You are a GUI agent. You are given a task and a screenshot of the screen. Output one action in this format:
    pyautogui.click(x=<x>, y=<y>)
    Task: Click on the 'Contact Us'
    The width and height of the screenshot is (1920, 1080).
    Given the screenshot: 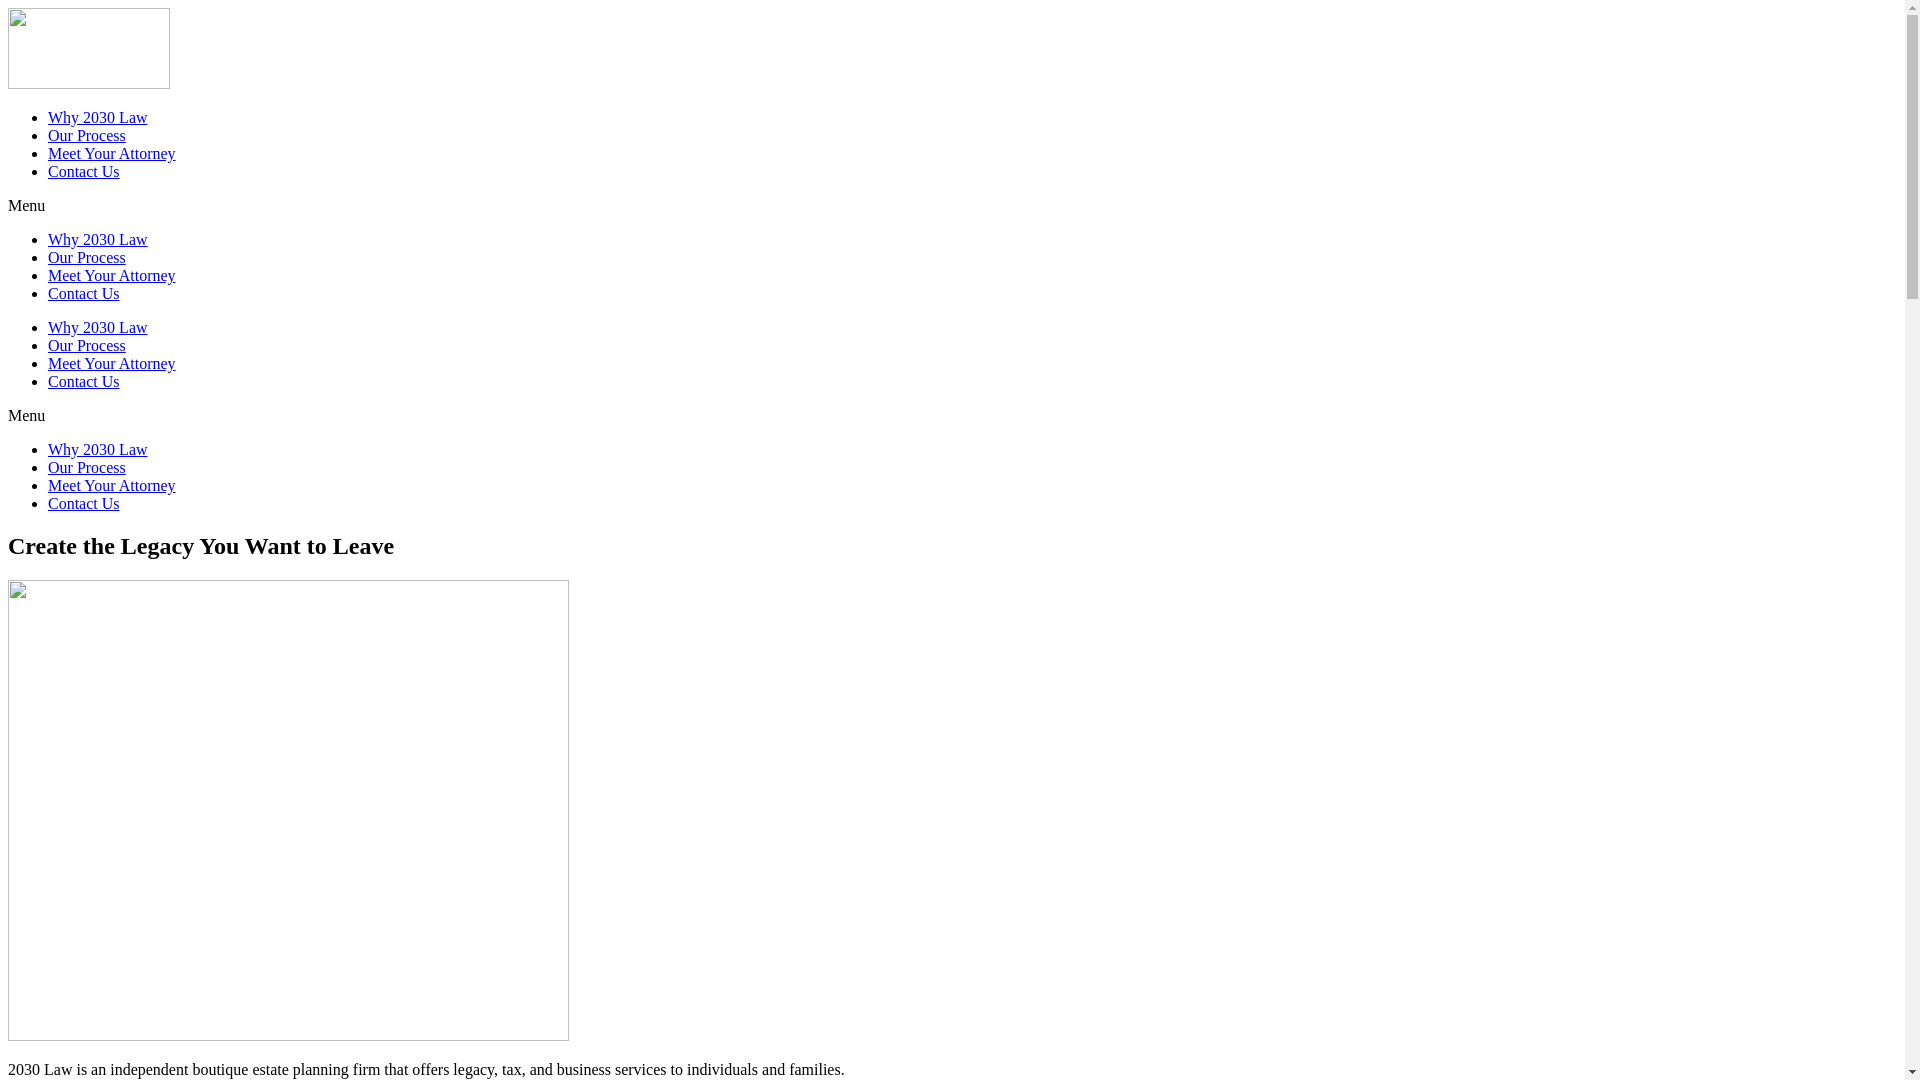 What is the action you would take?
    pyautogui.click(x=48, y=293)
    